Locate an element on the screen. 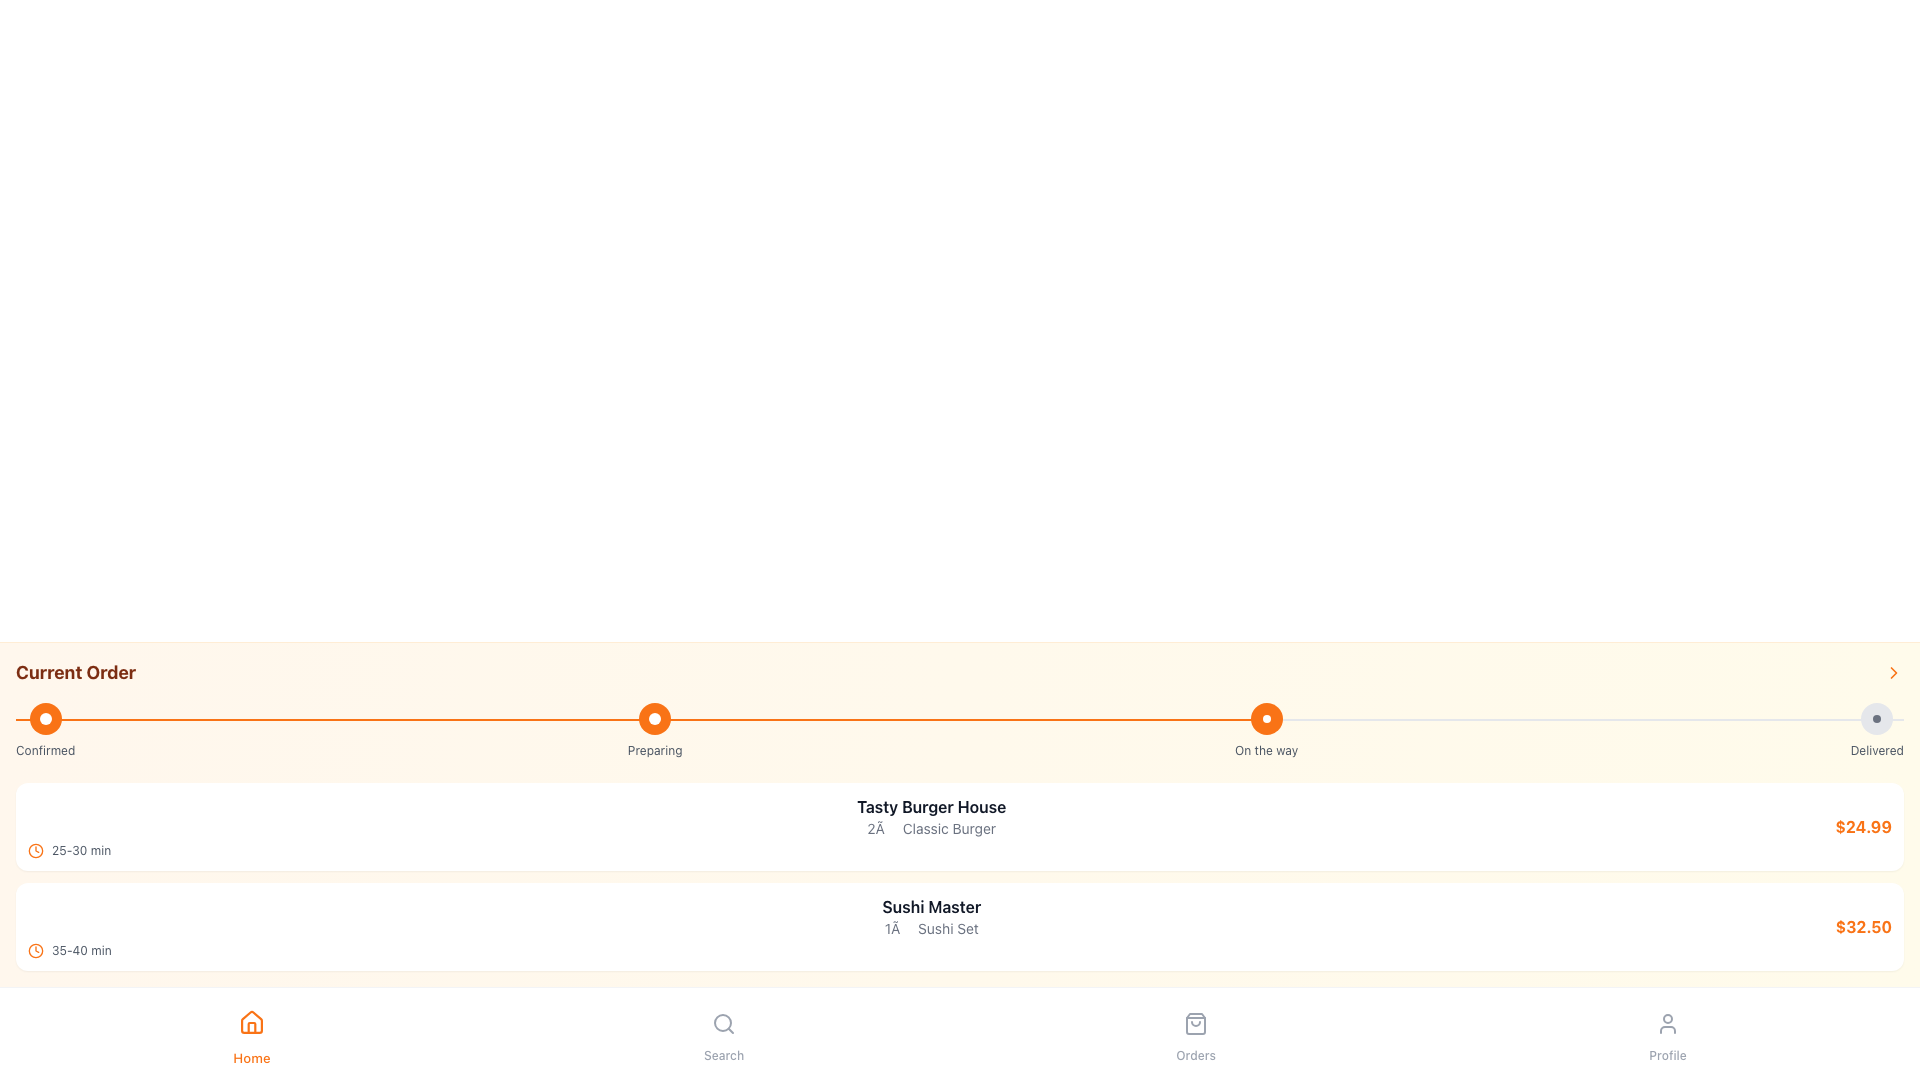 The height and width of the screenshot is (1080, 1920). the circular user silhouette icon in the bottom navigation bar is located at coordinates (1668, 1023).